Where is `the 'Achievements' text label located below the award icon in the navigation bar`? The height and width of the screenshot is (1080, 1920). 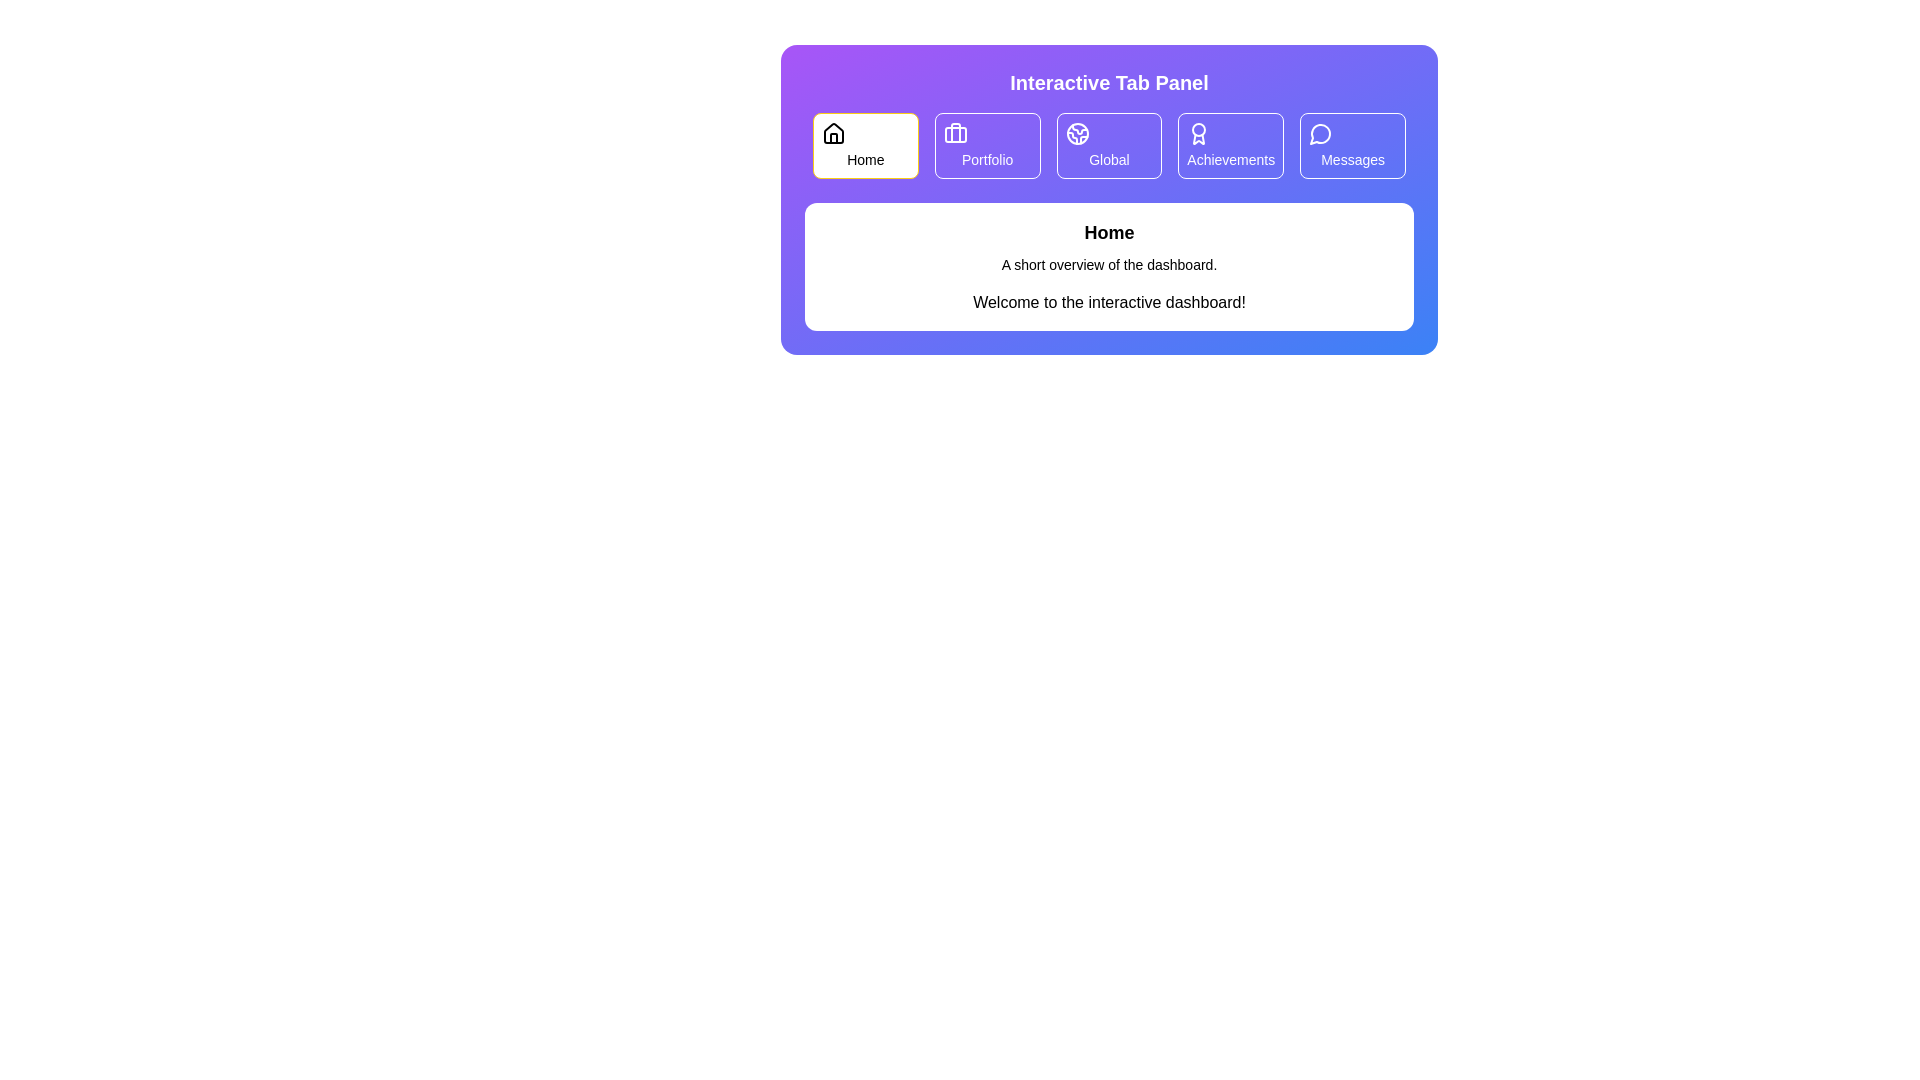
the 'Achievements' text label located below the award icon in the navigation bar is located at coordinates (1230, 158).